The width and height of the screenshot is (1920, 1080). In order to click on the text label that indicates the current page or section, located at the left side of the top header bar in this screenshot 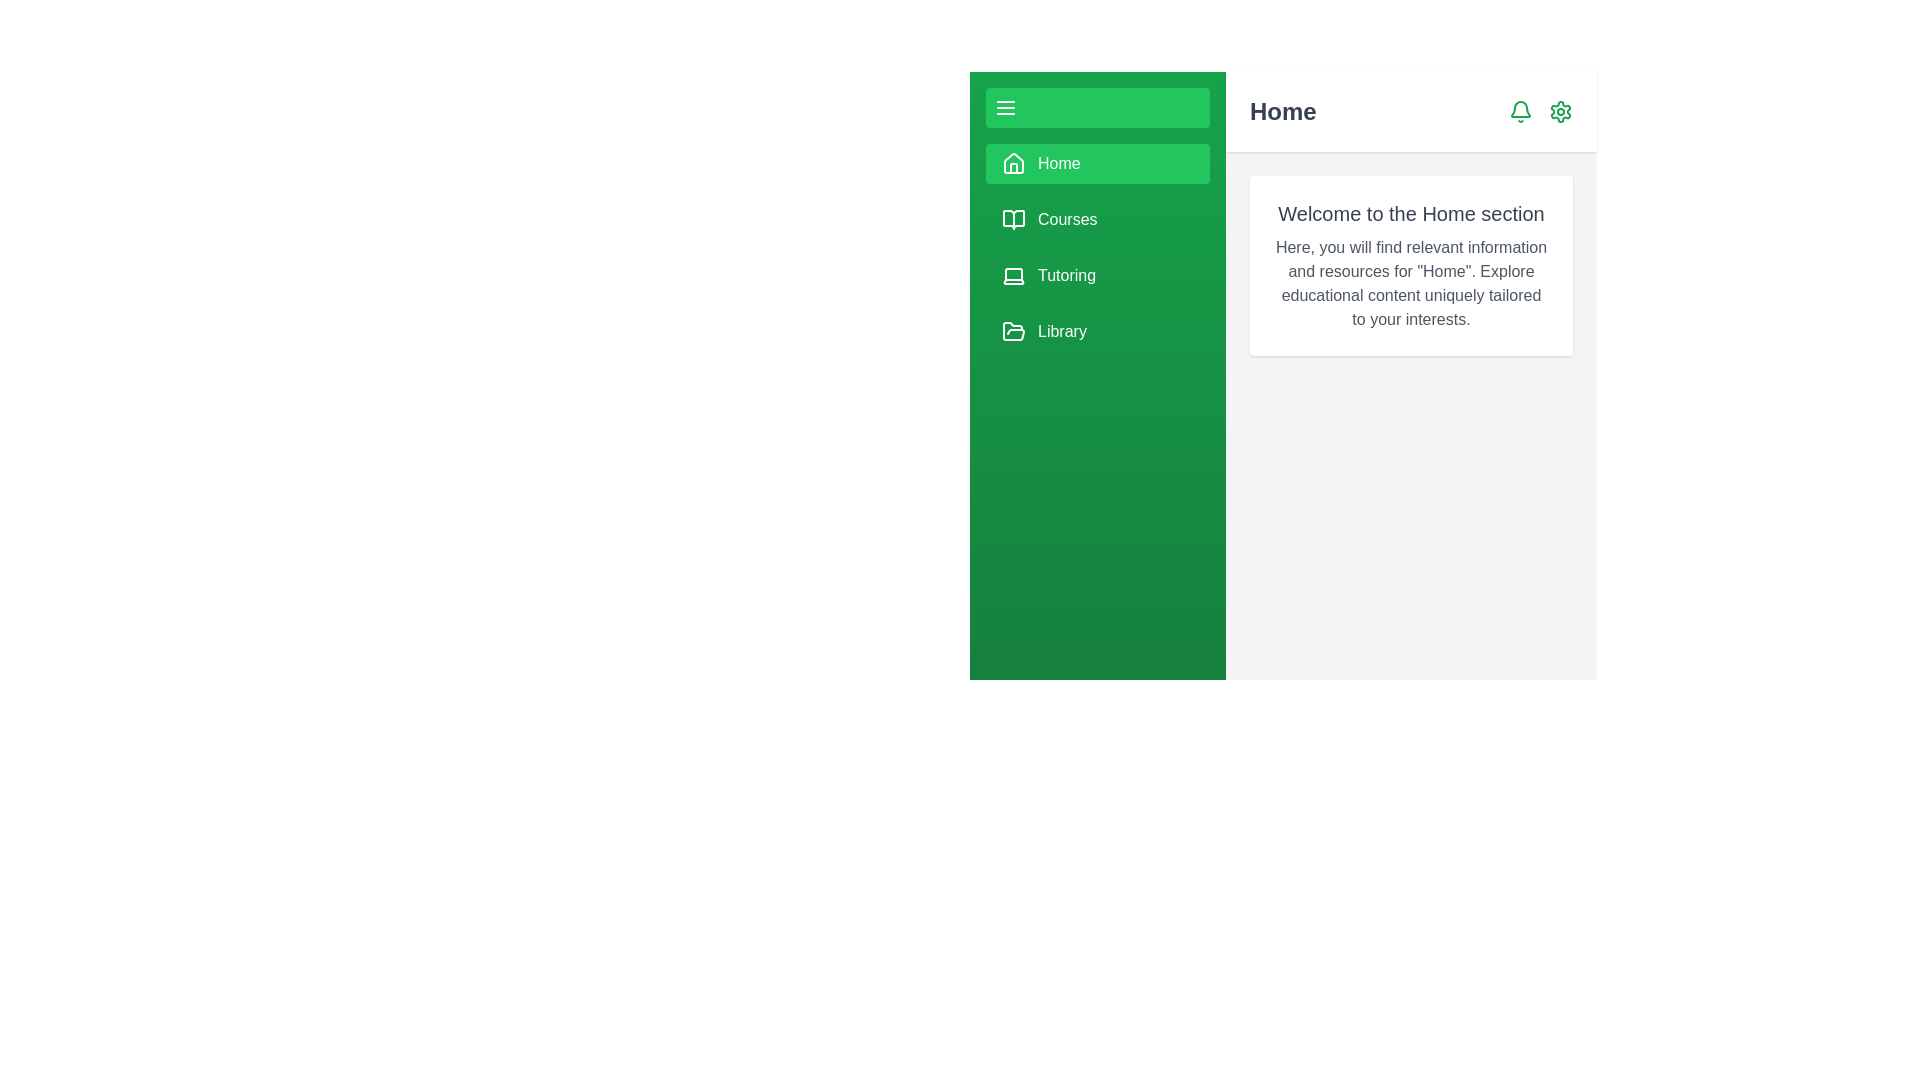, I will do `click(1283, 111)`.